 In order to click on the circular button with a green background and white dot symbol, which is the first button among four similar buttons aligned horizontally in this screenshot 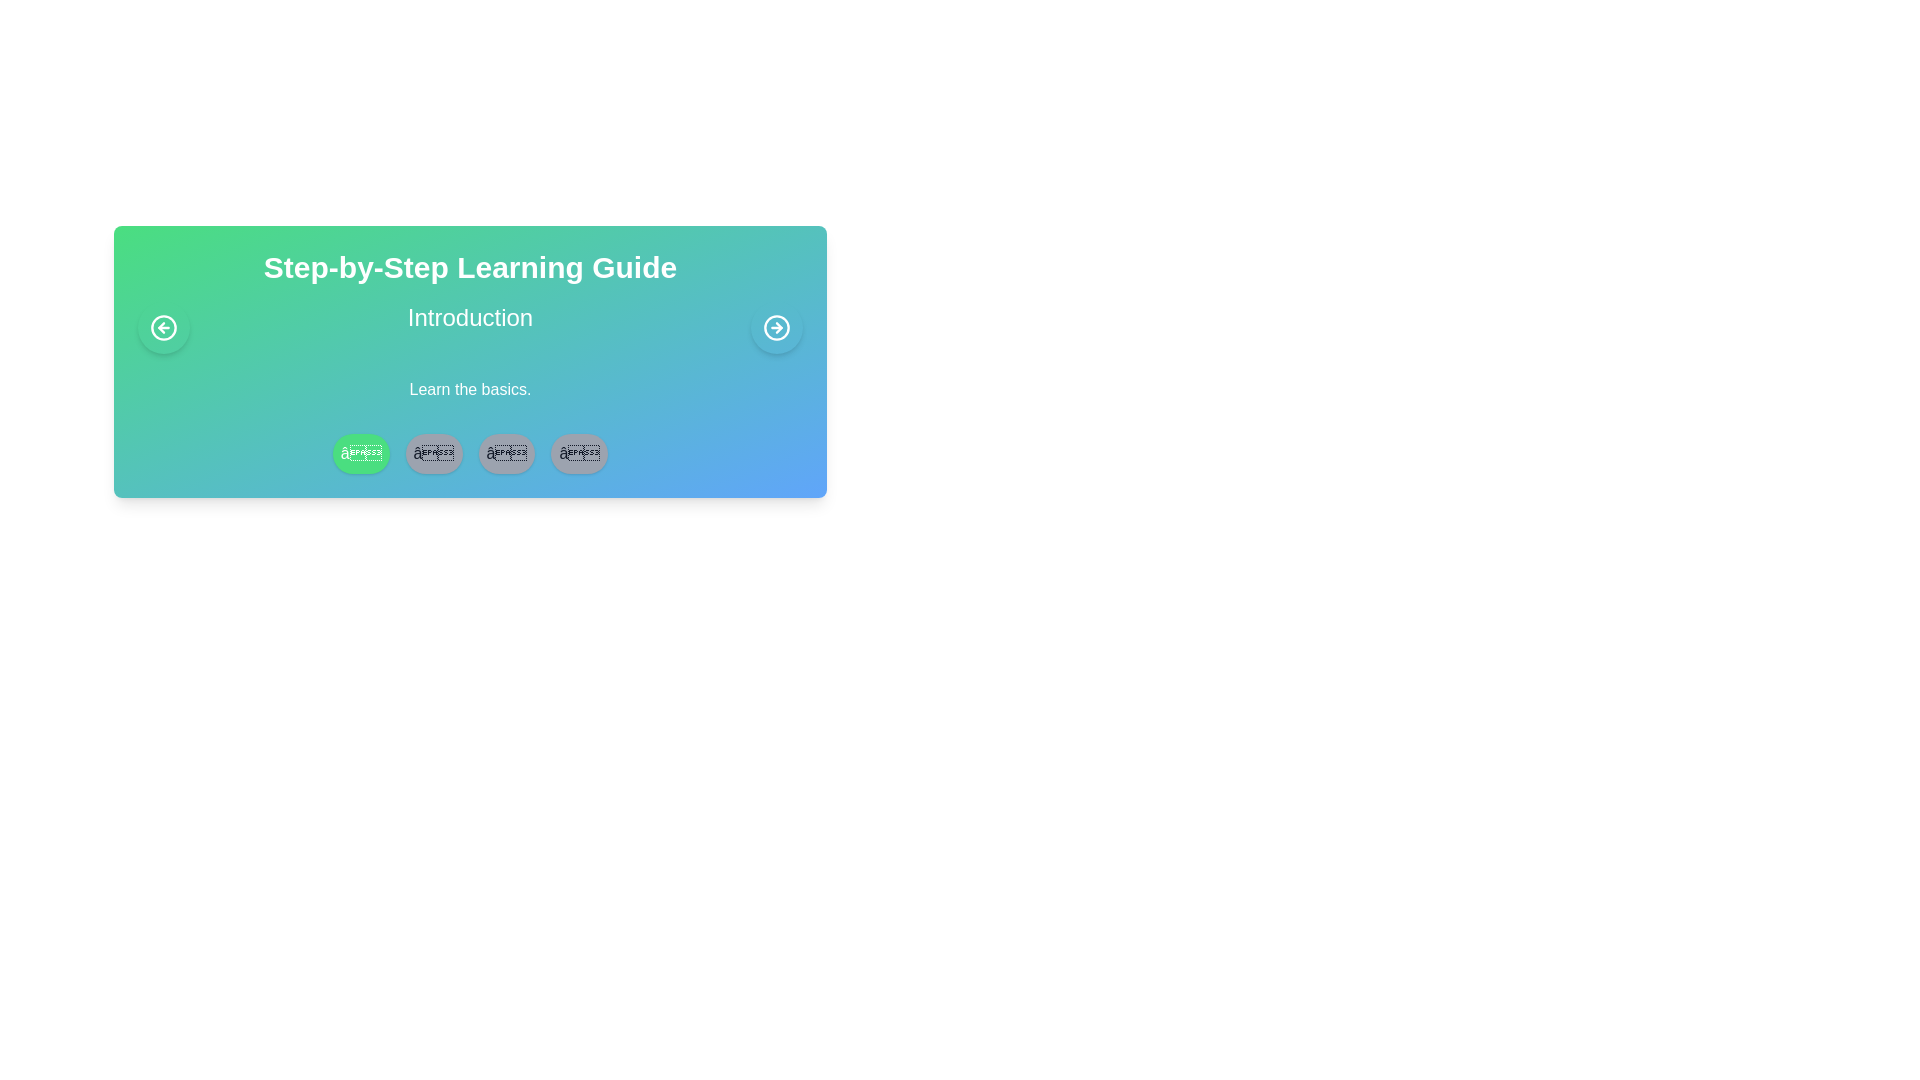, I will do `click(361, 454)`.